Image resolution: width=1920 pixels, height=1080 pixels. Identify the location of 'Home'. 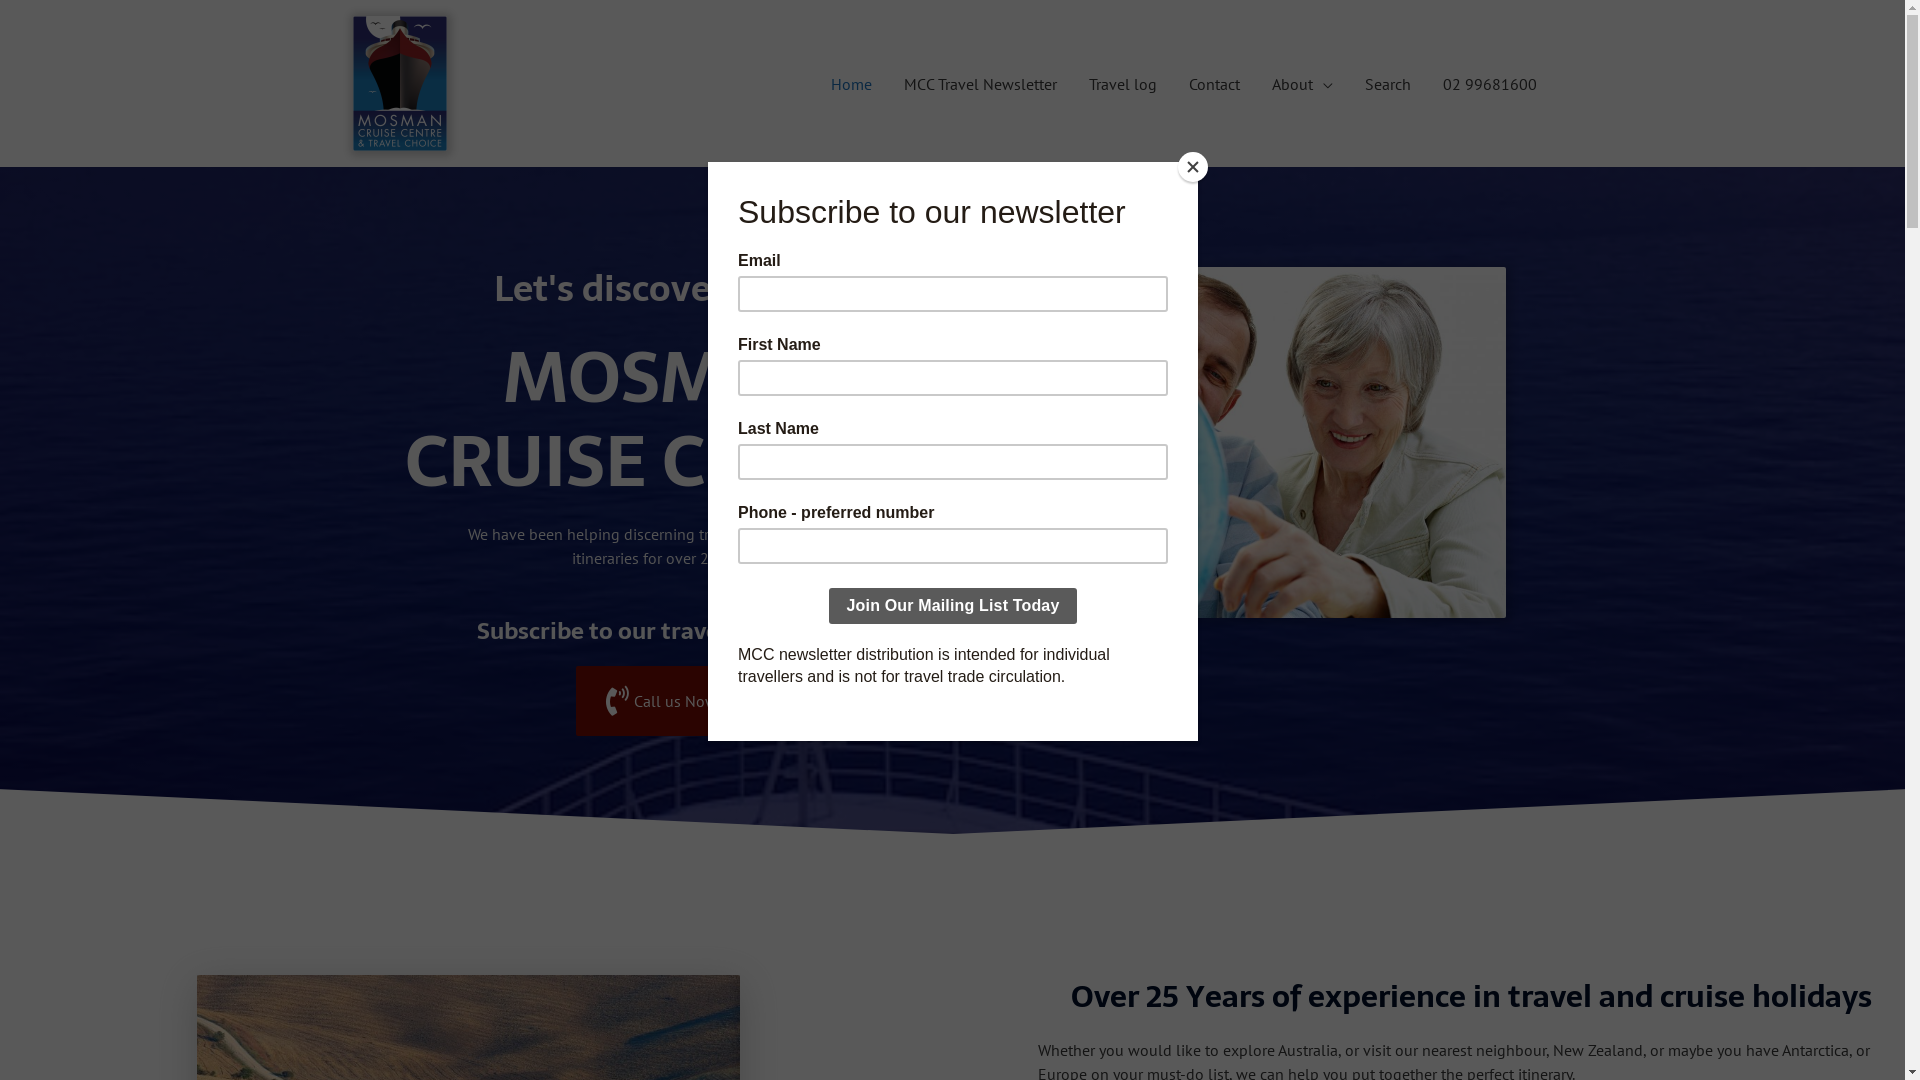
(850, 82).